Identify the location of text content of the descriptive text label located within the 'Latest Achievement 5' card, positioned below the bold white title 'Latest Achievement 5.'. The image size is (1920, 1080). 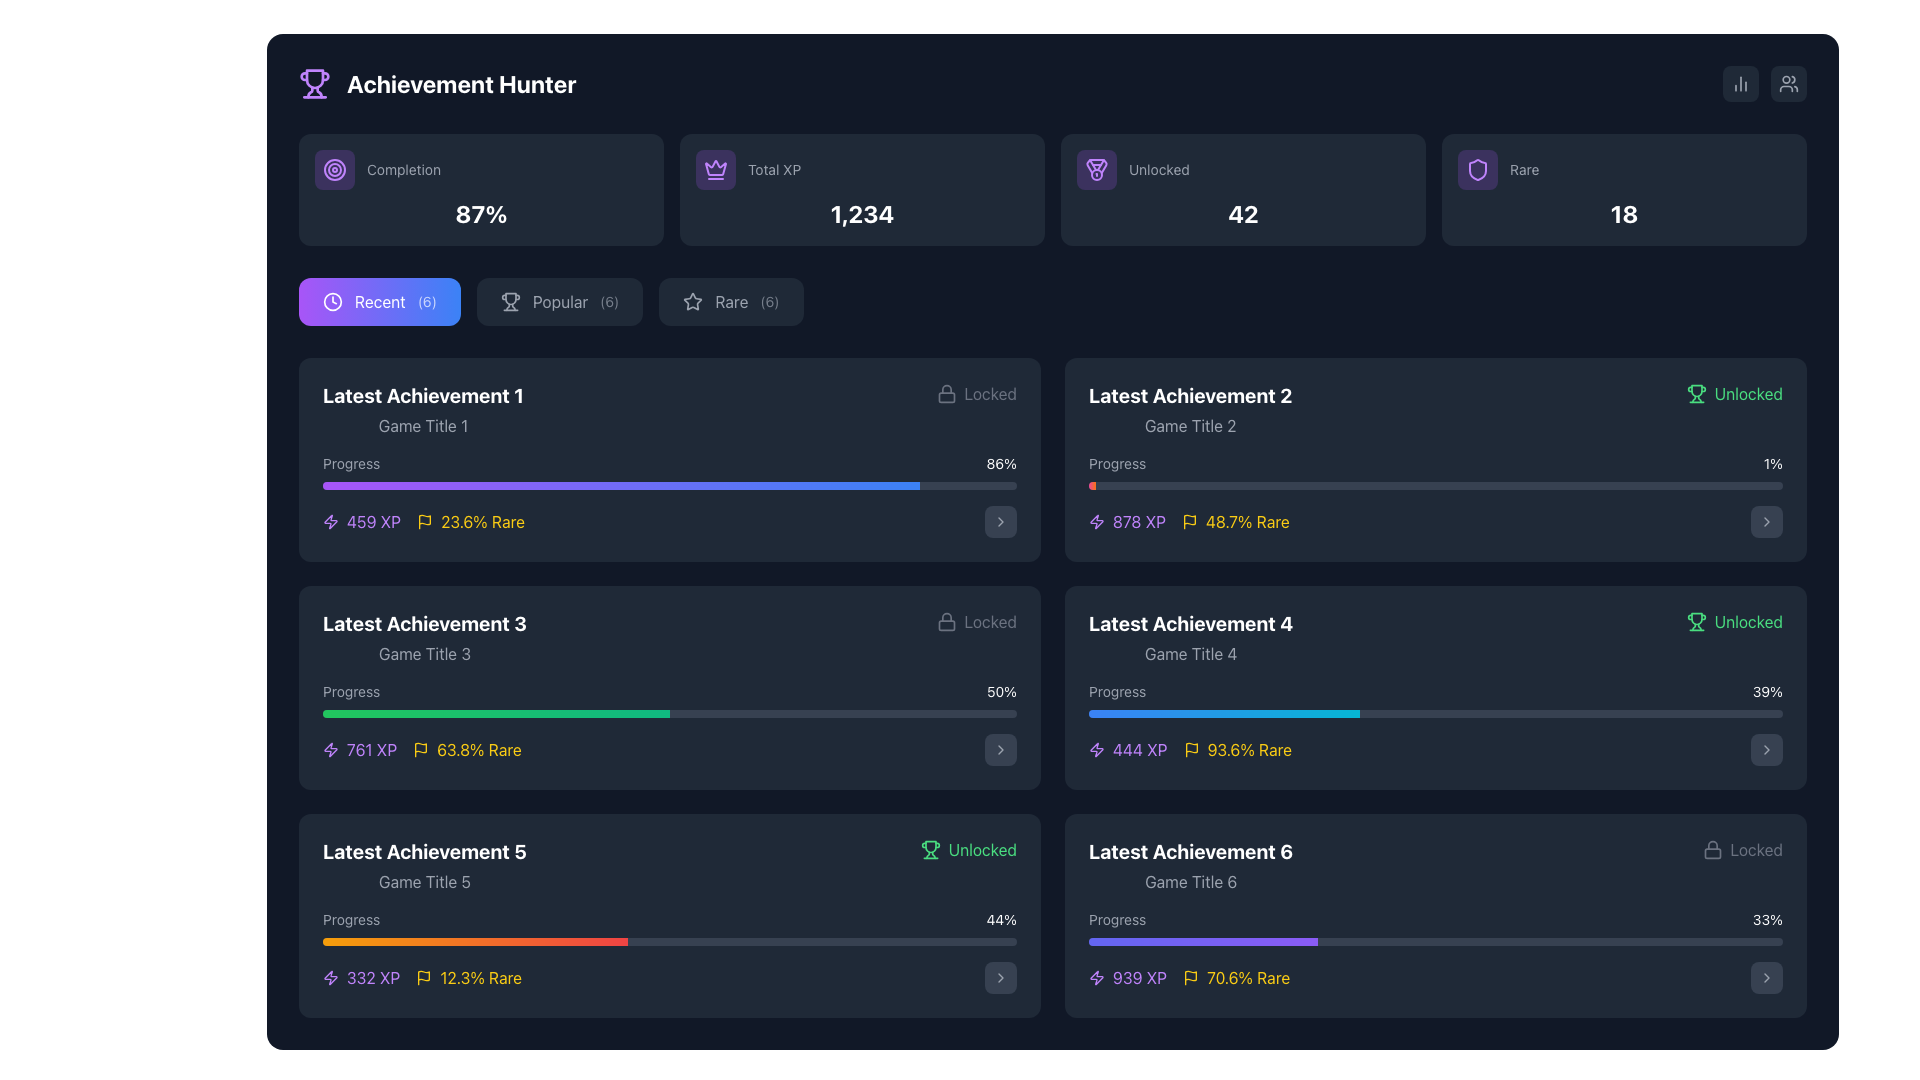
(423, 881).